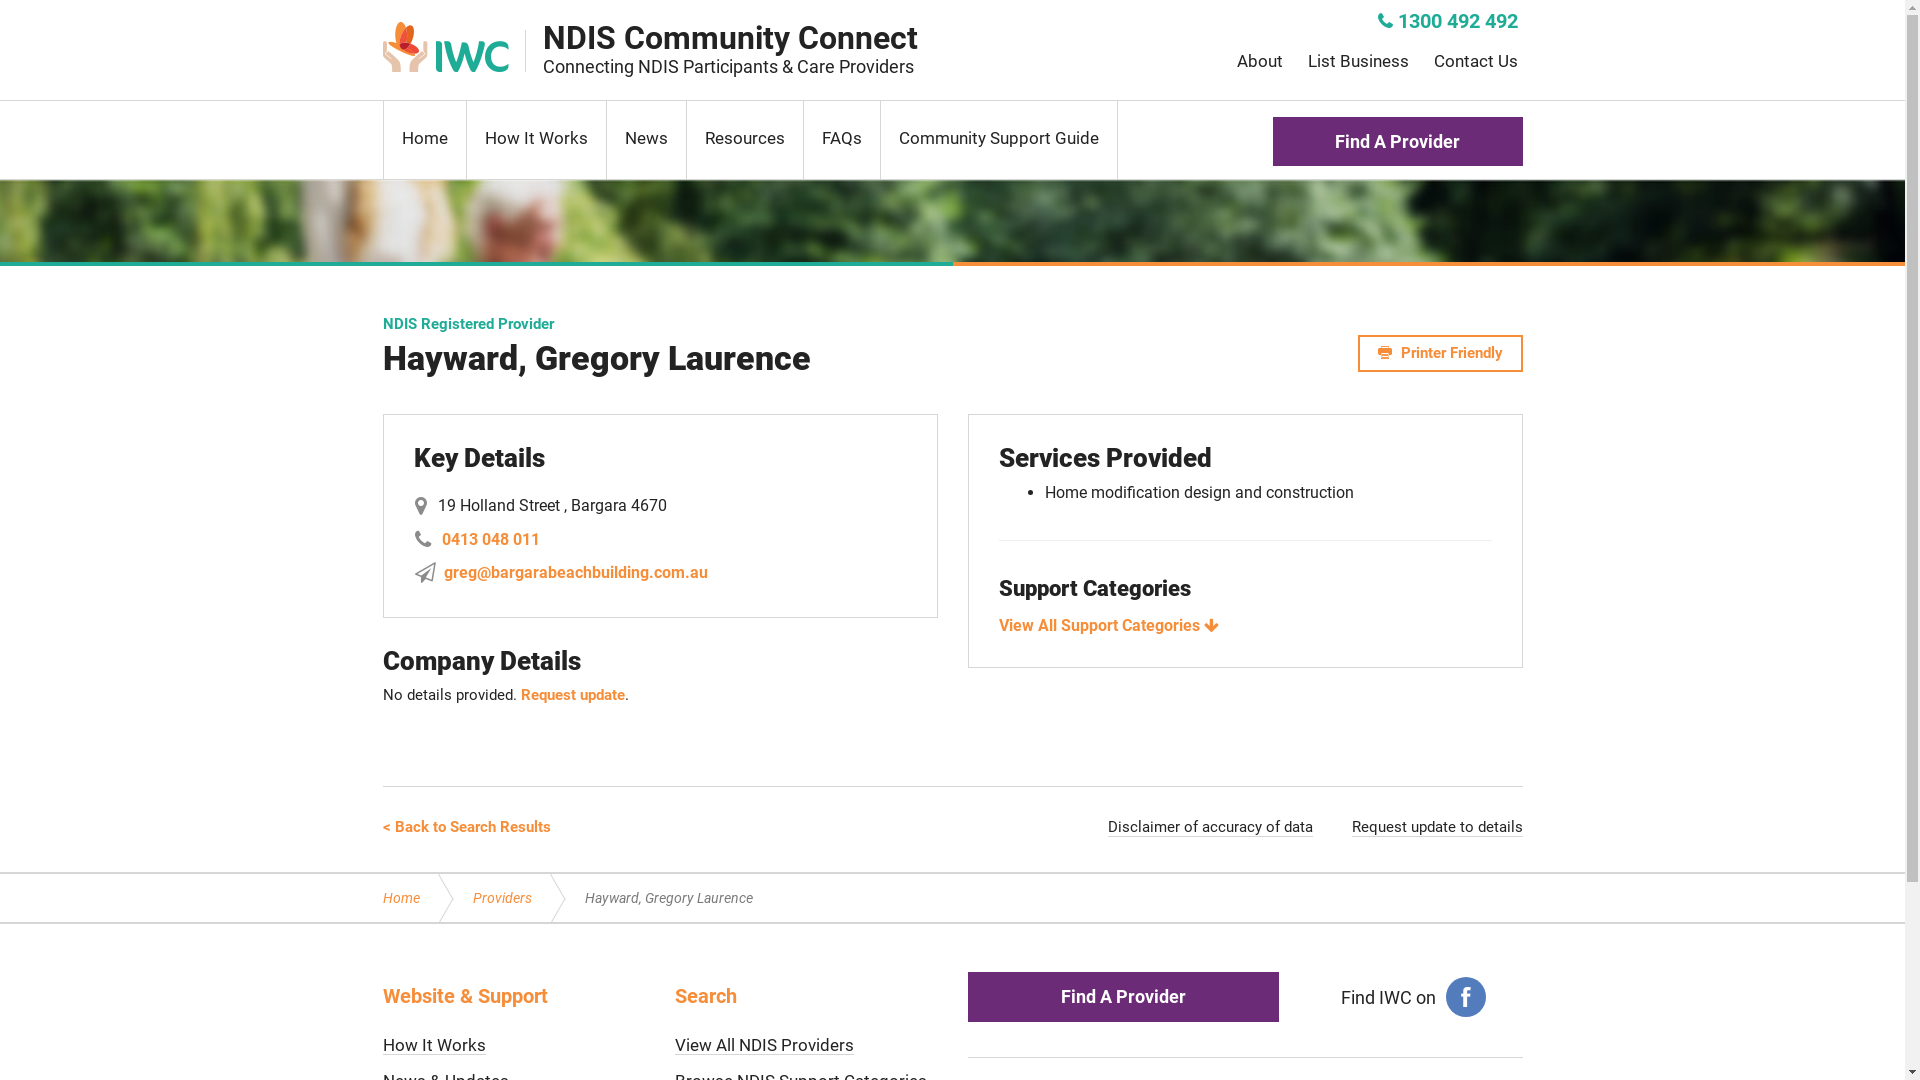 The image size is (1920, 1080). What do you see at coordinates (1109, 624) in the screenshot?
I see `'View All Support Categories'` at bounding box center [1109, 624].